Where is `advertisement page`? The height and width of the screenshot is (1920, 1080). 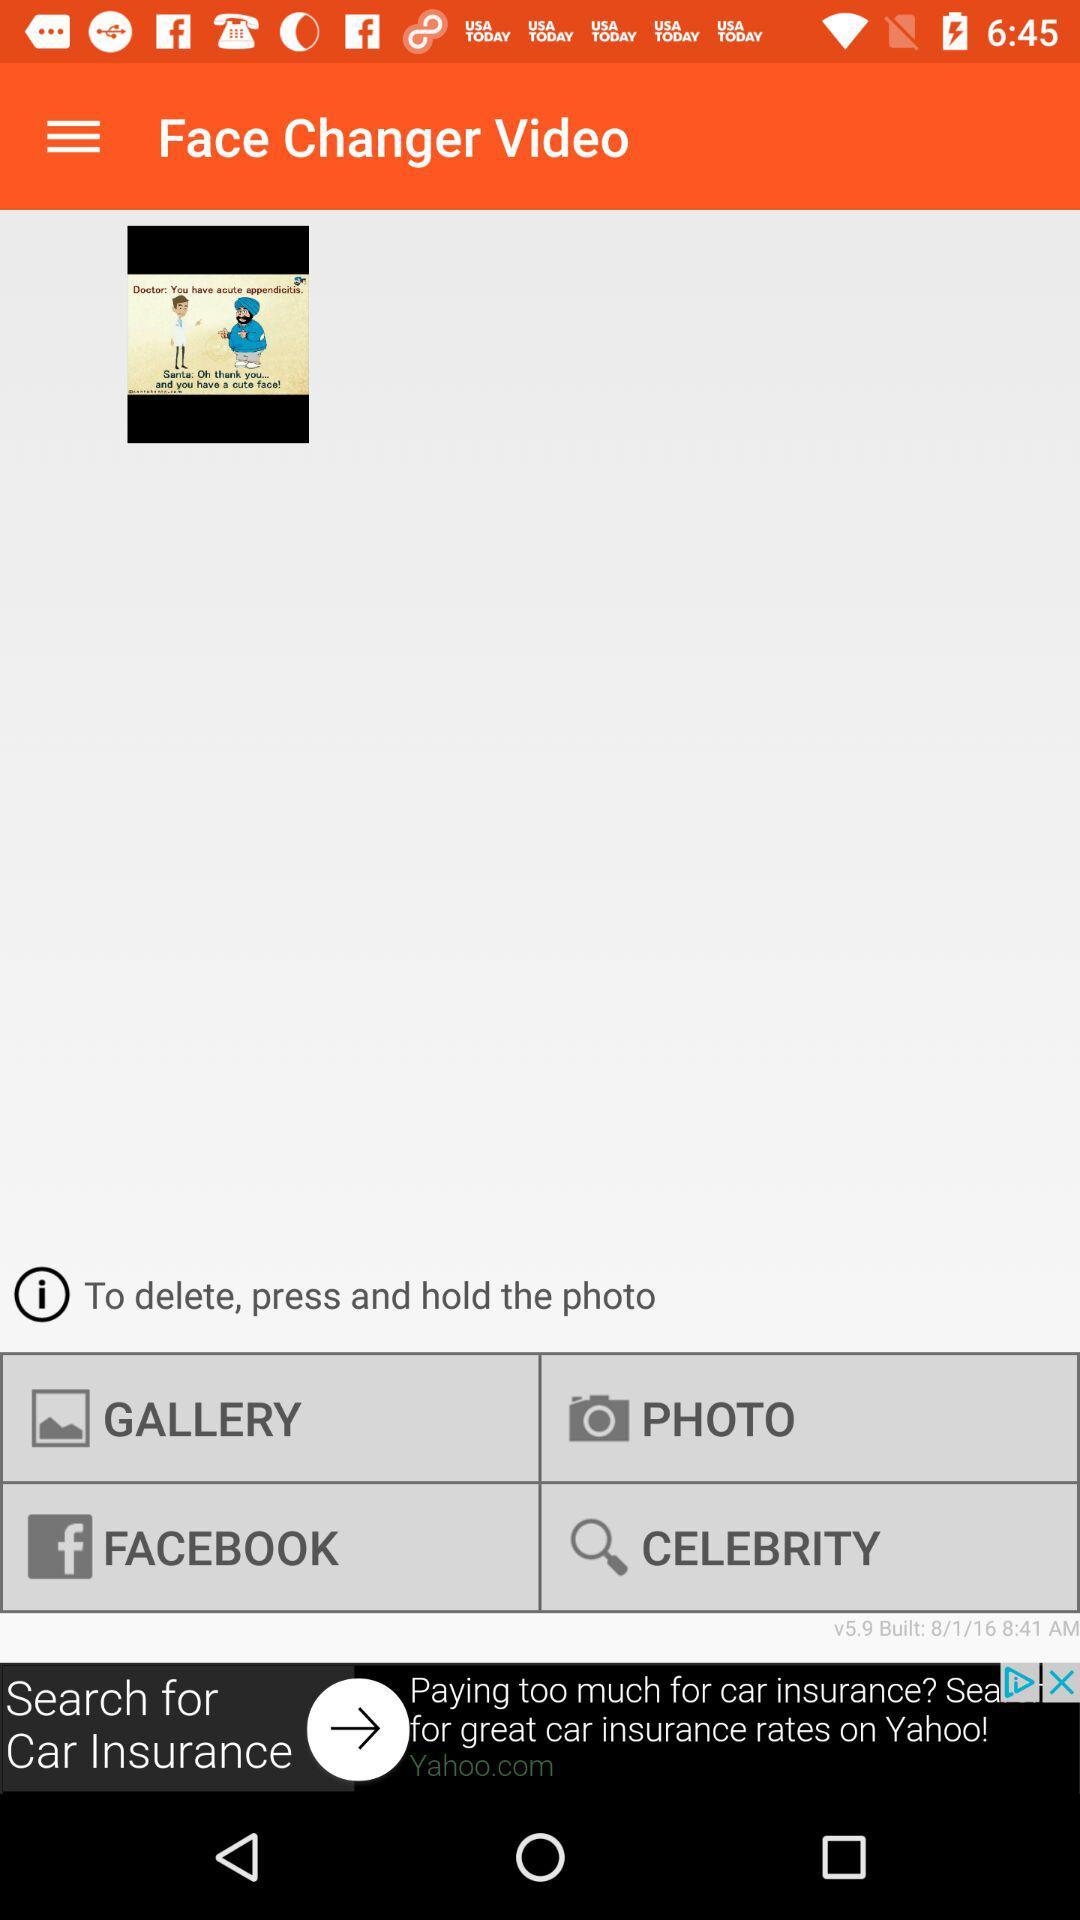
advertisement page is located at coordinates (540, 1727).